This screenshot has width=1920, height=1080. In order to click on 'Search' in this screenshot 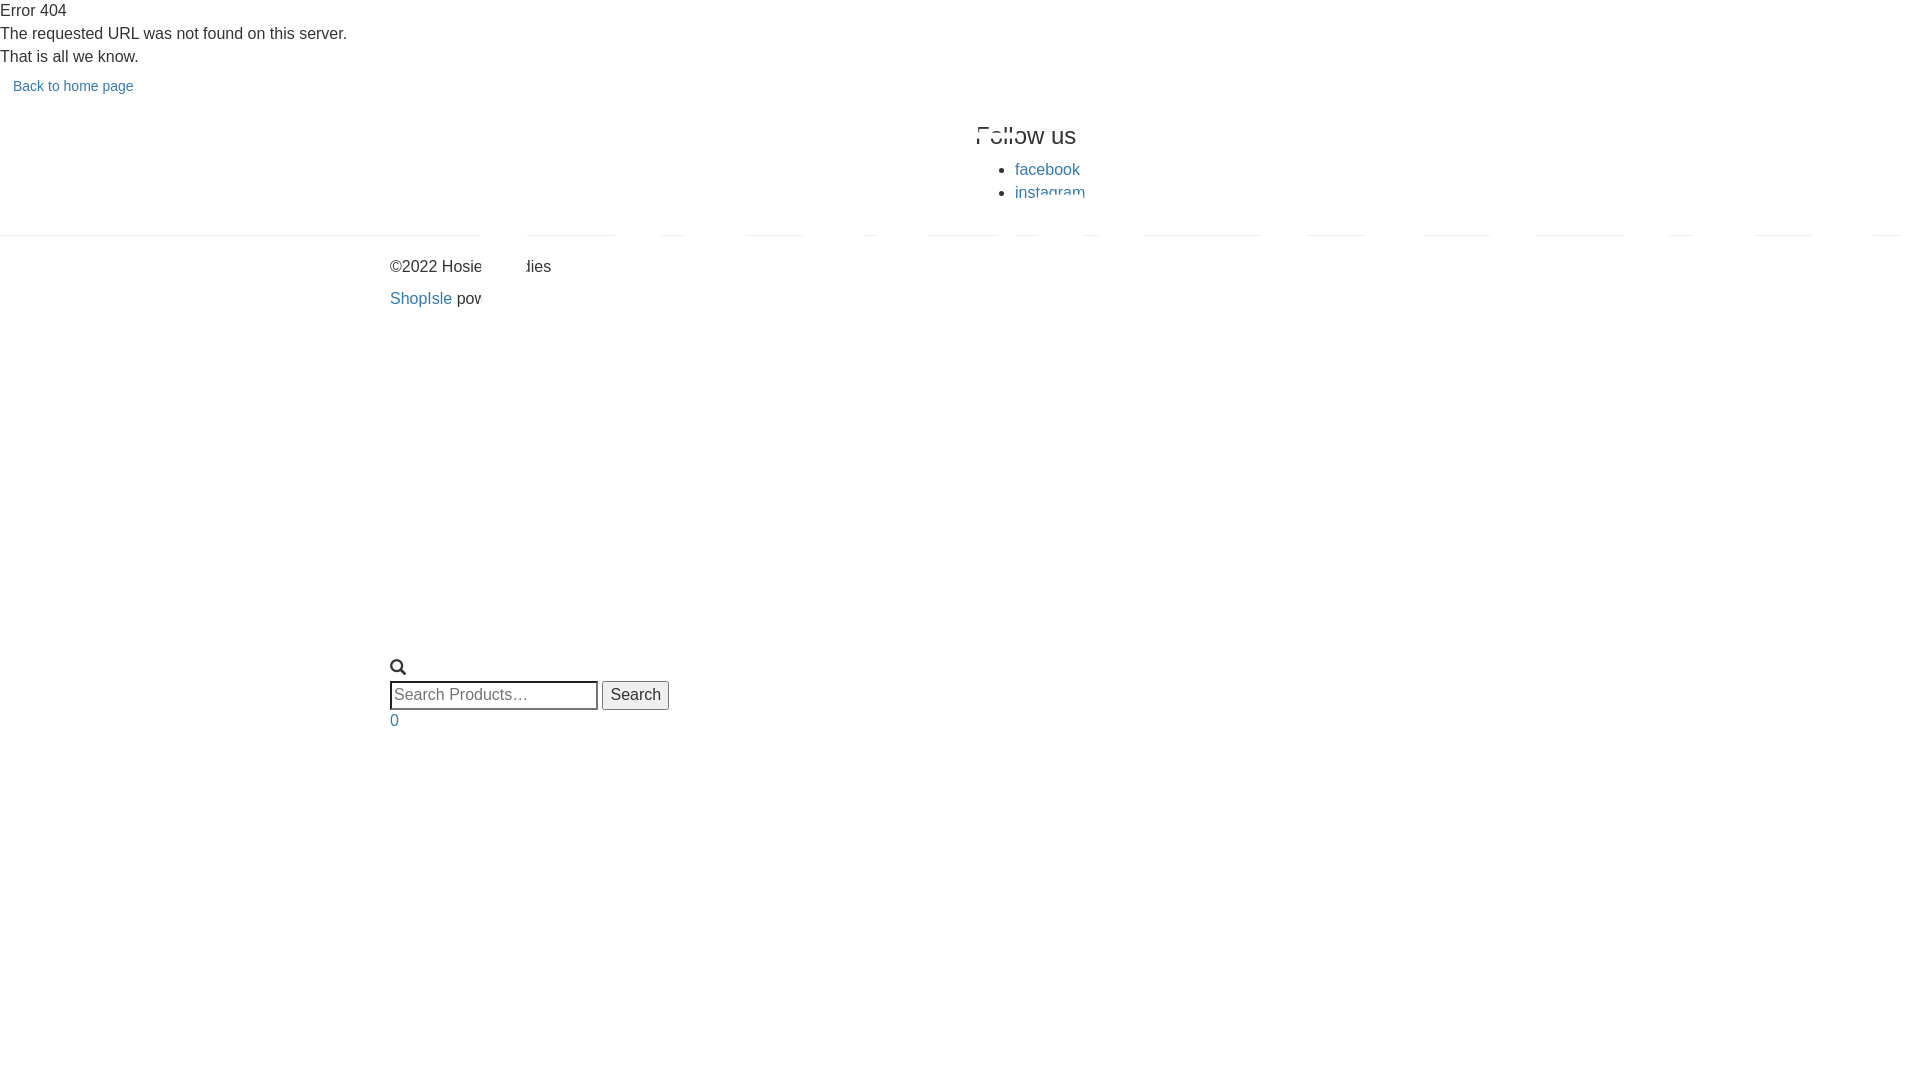, I will do `click(634, 694)`.